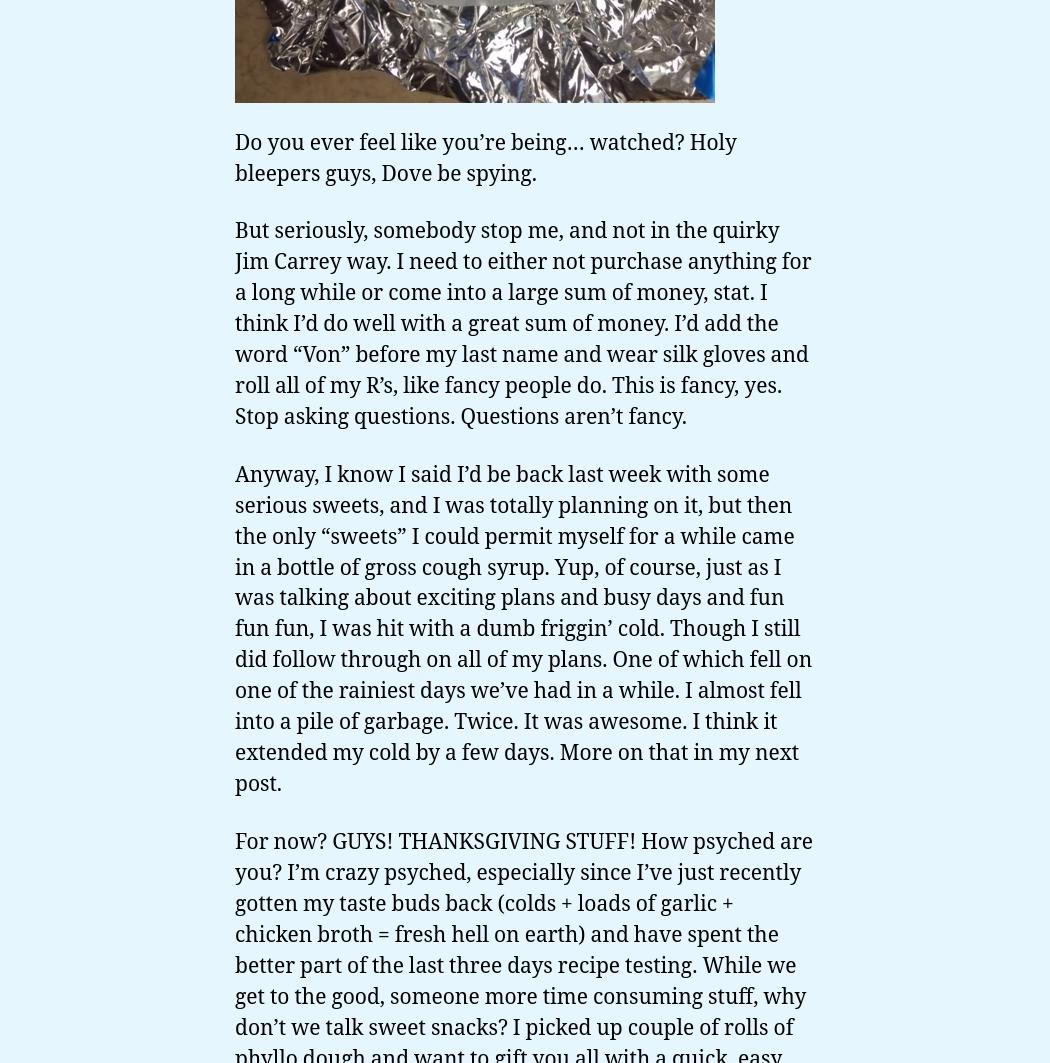  I want to click on 'Crisps', so click(67, 1039).